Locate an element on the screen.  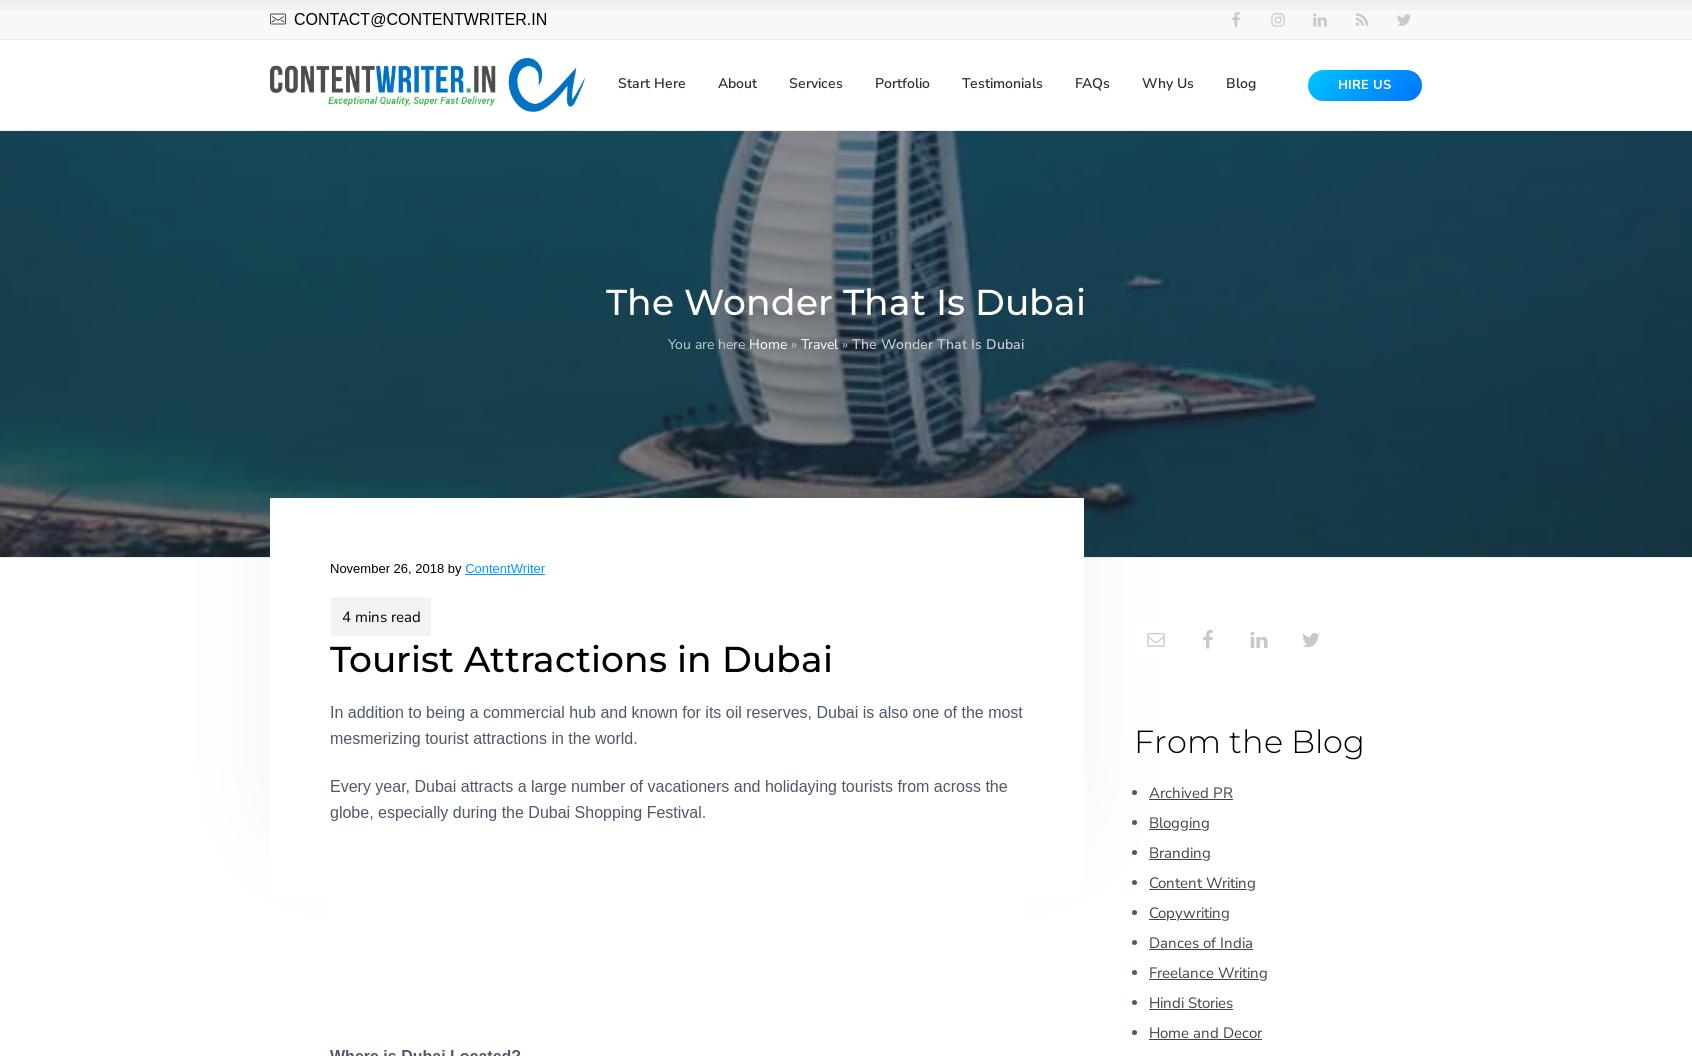
'Hindi Stories' is located at coordinates (1189, 1001).